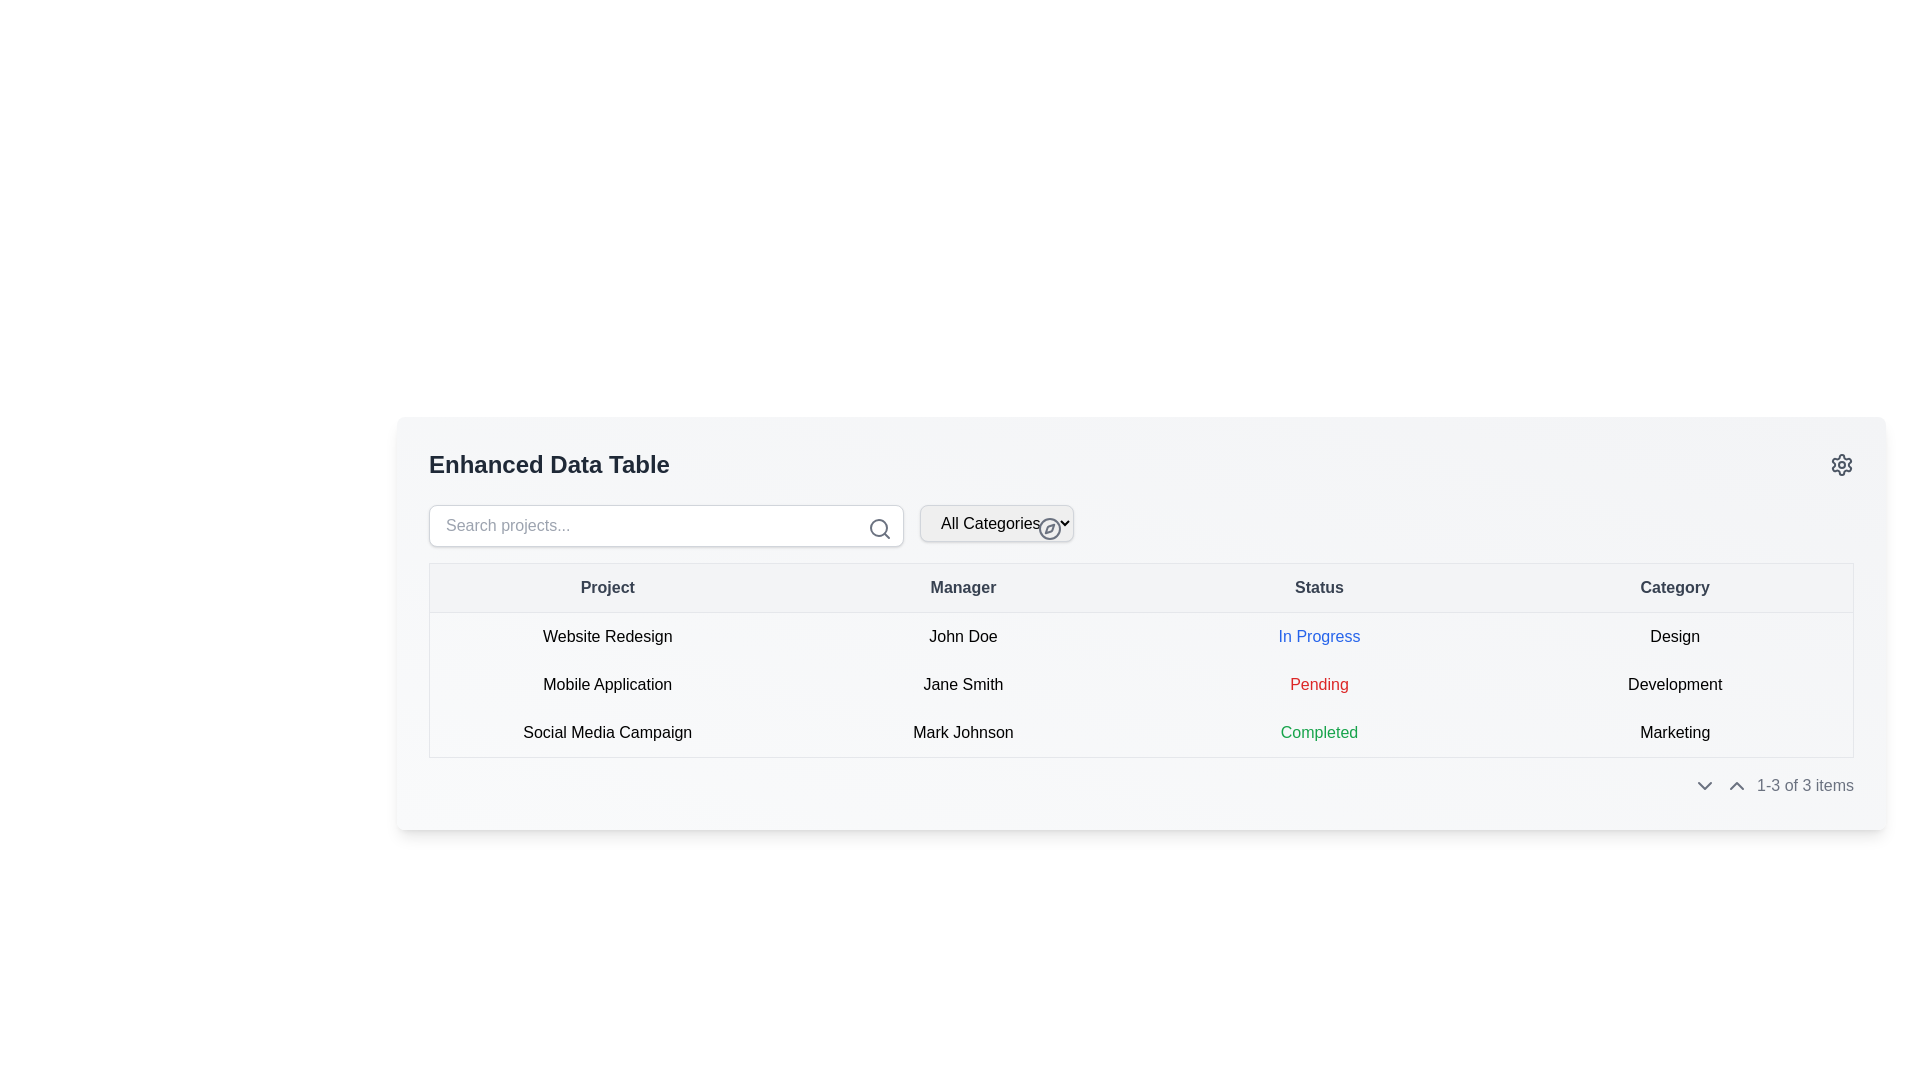 The image size is (1920, 1080). Describe the element at coordinates (963, 733) in the screenshot. I see `the text label displaying 'Mark Johnson' in the 'Manager' column of the row labeled 'Social Media Campaign'` at that location.